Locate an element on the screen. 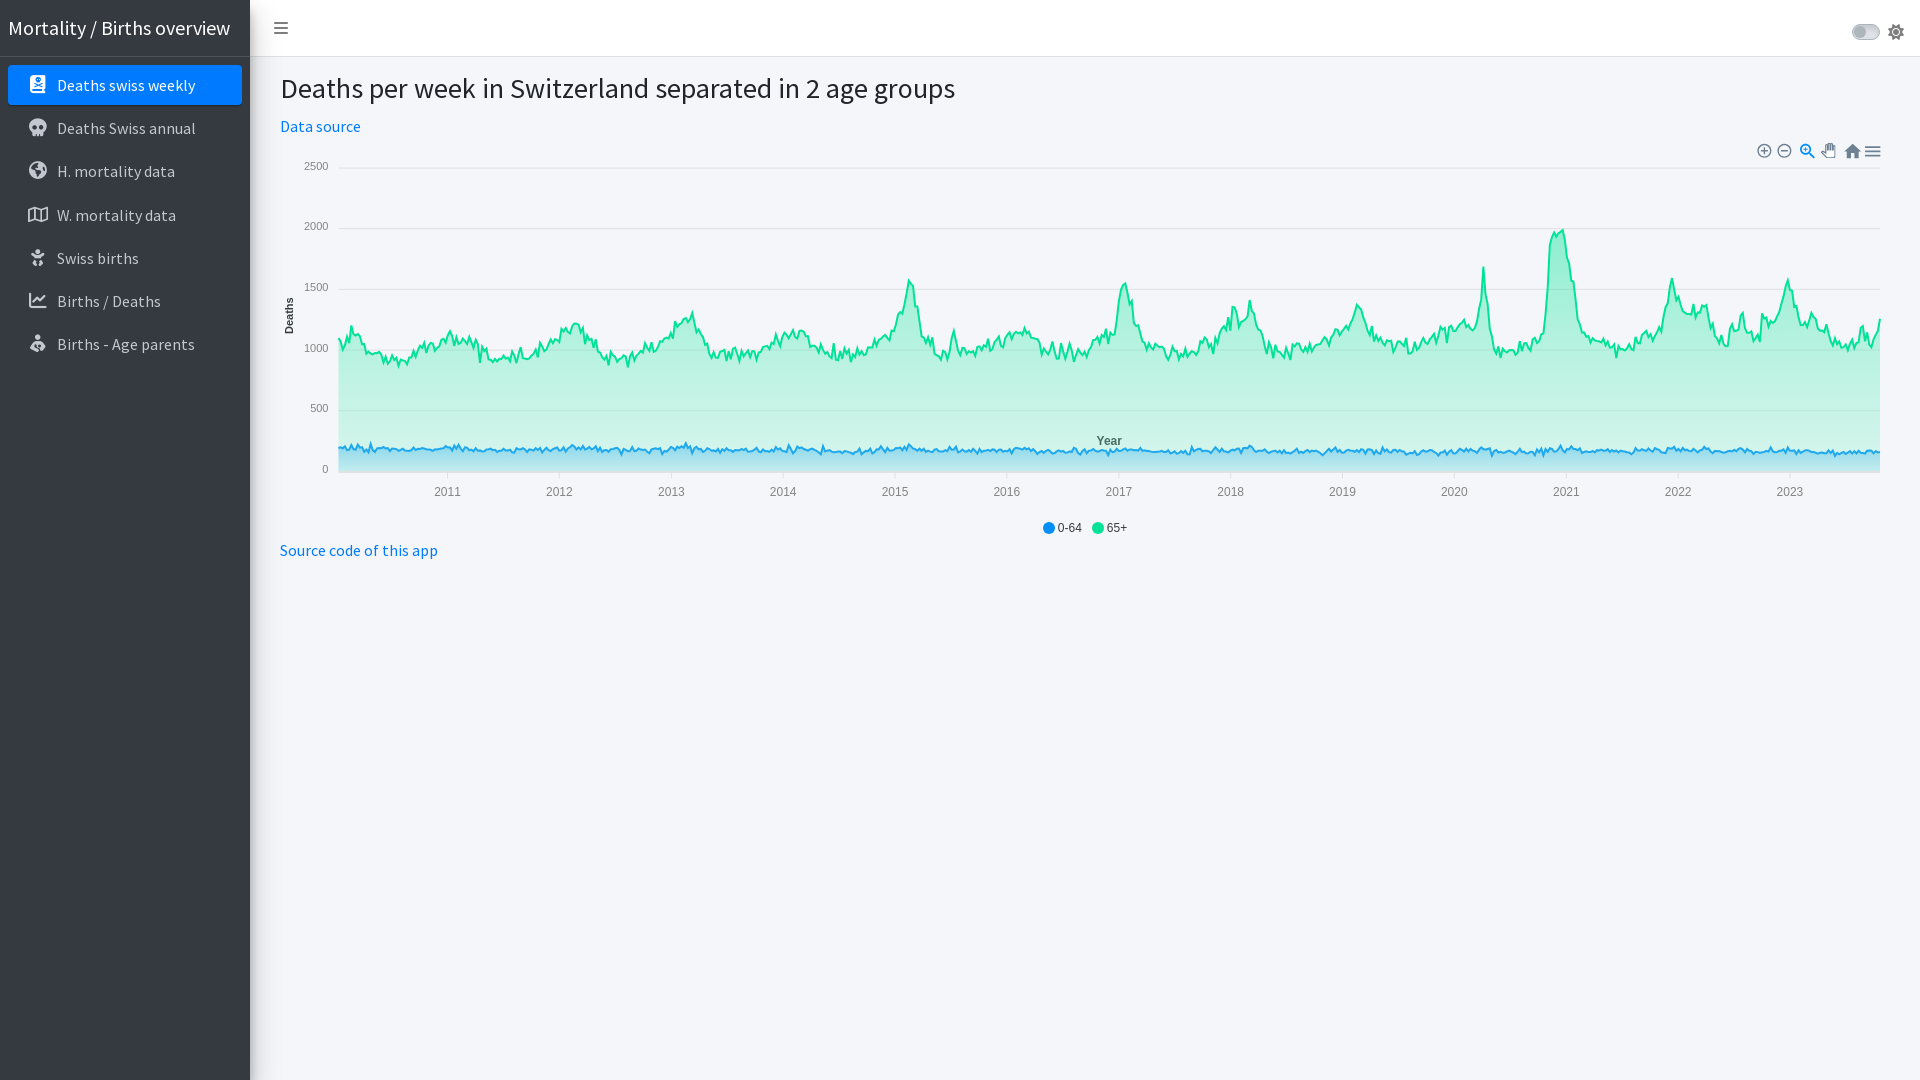 Image resolution: width=1920 pixels, height=1080 pixels. 'Deaths swiss weekly' is located at coordinates (123, 83).